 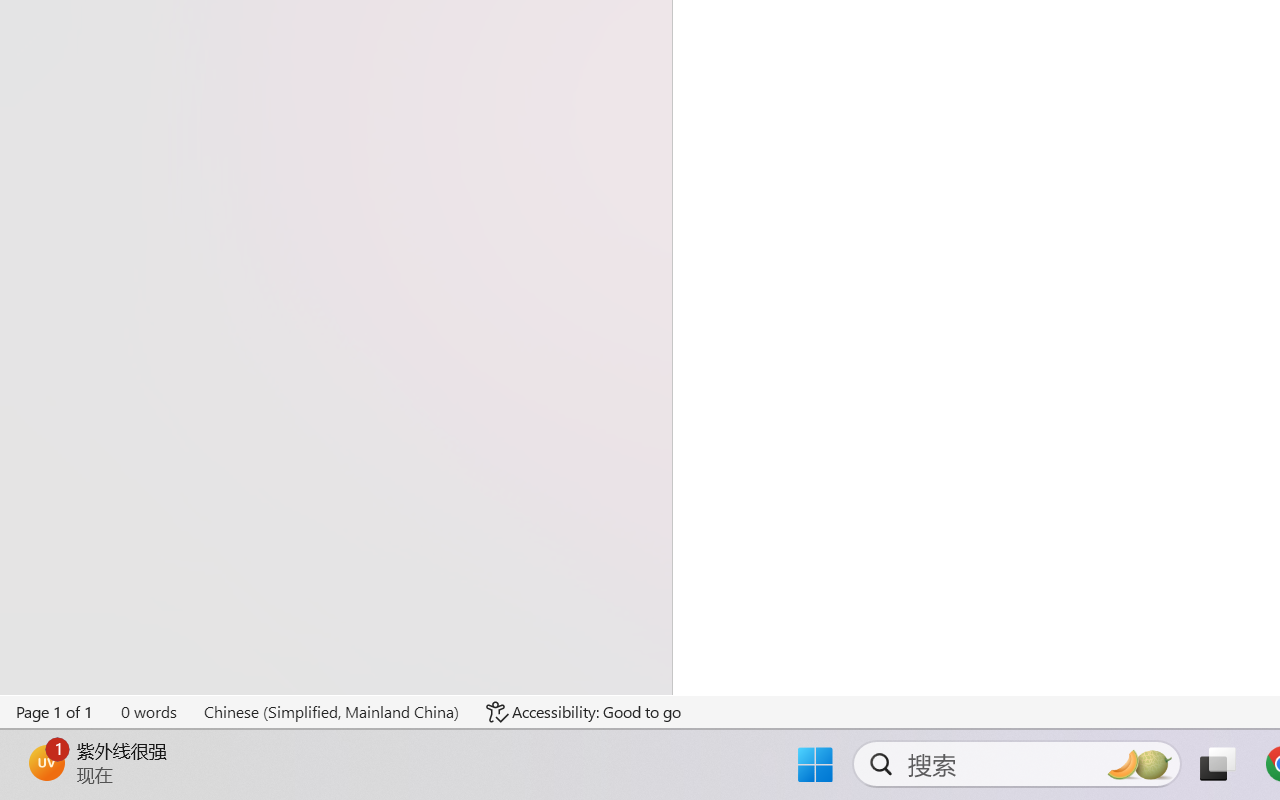 I want to click on 'Language Chinese (Simplified, Mainland China)', so click(x=331, y=711).